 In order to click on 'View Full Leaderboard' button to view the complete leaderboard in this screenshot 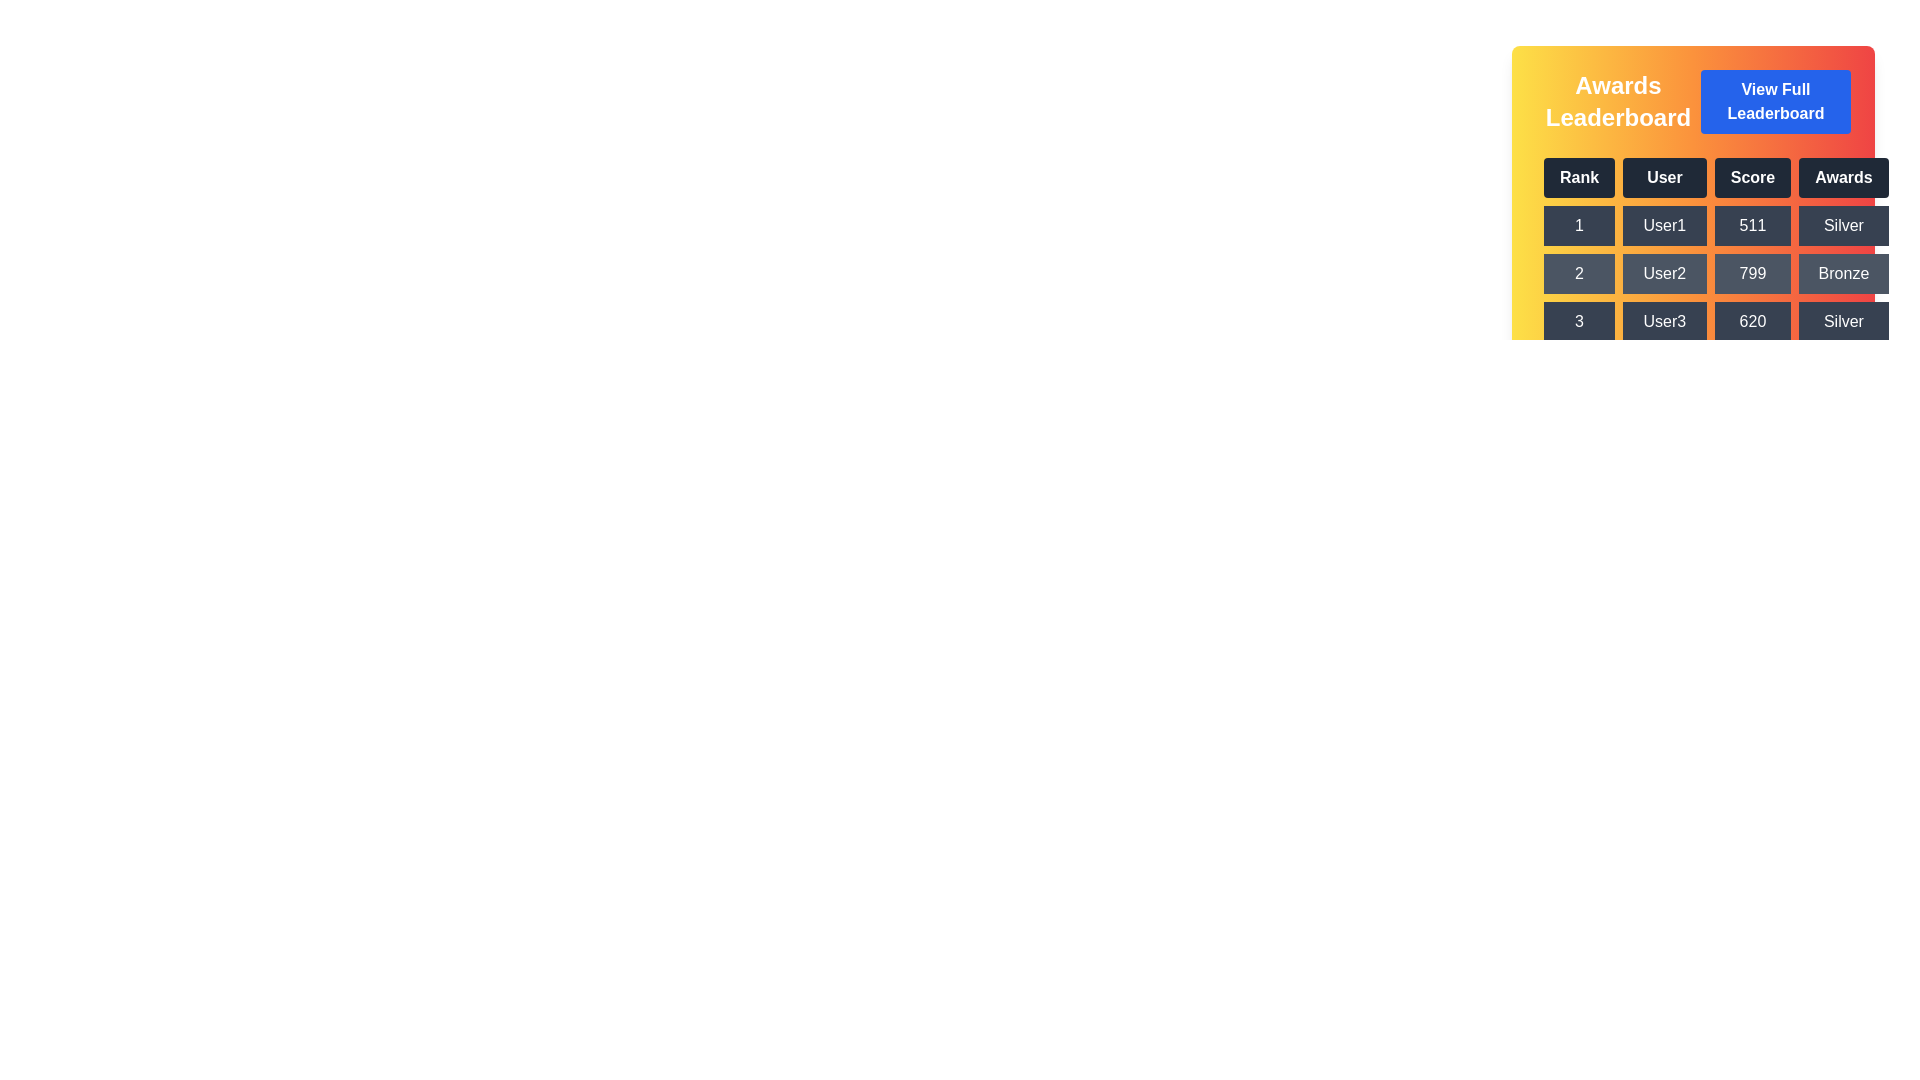, I will do `click(1776, 101)`.